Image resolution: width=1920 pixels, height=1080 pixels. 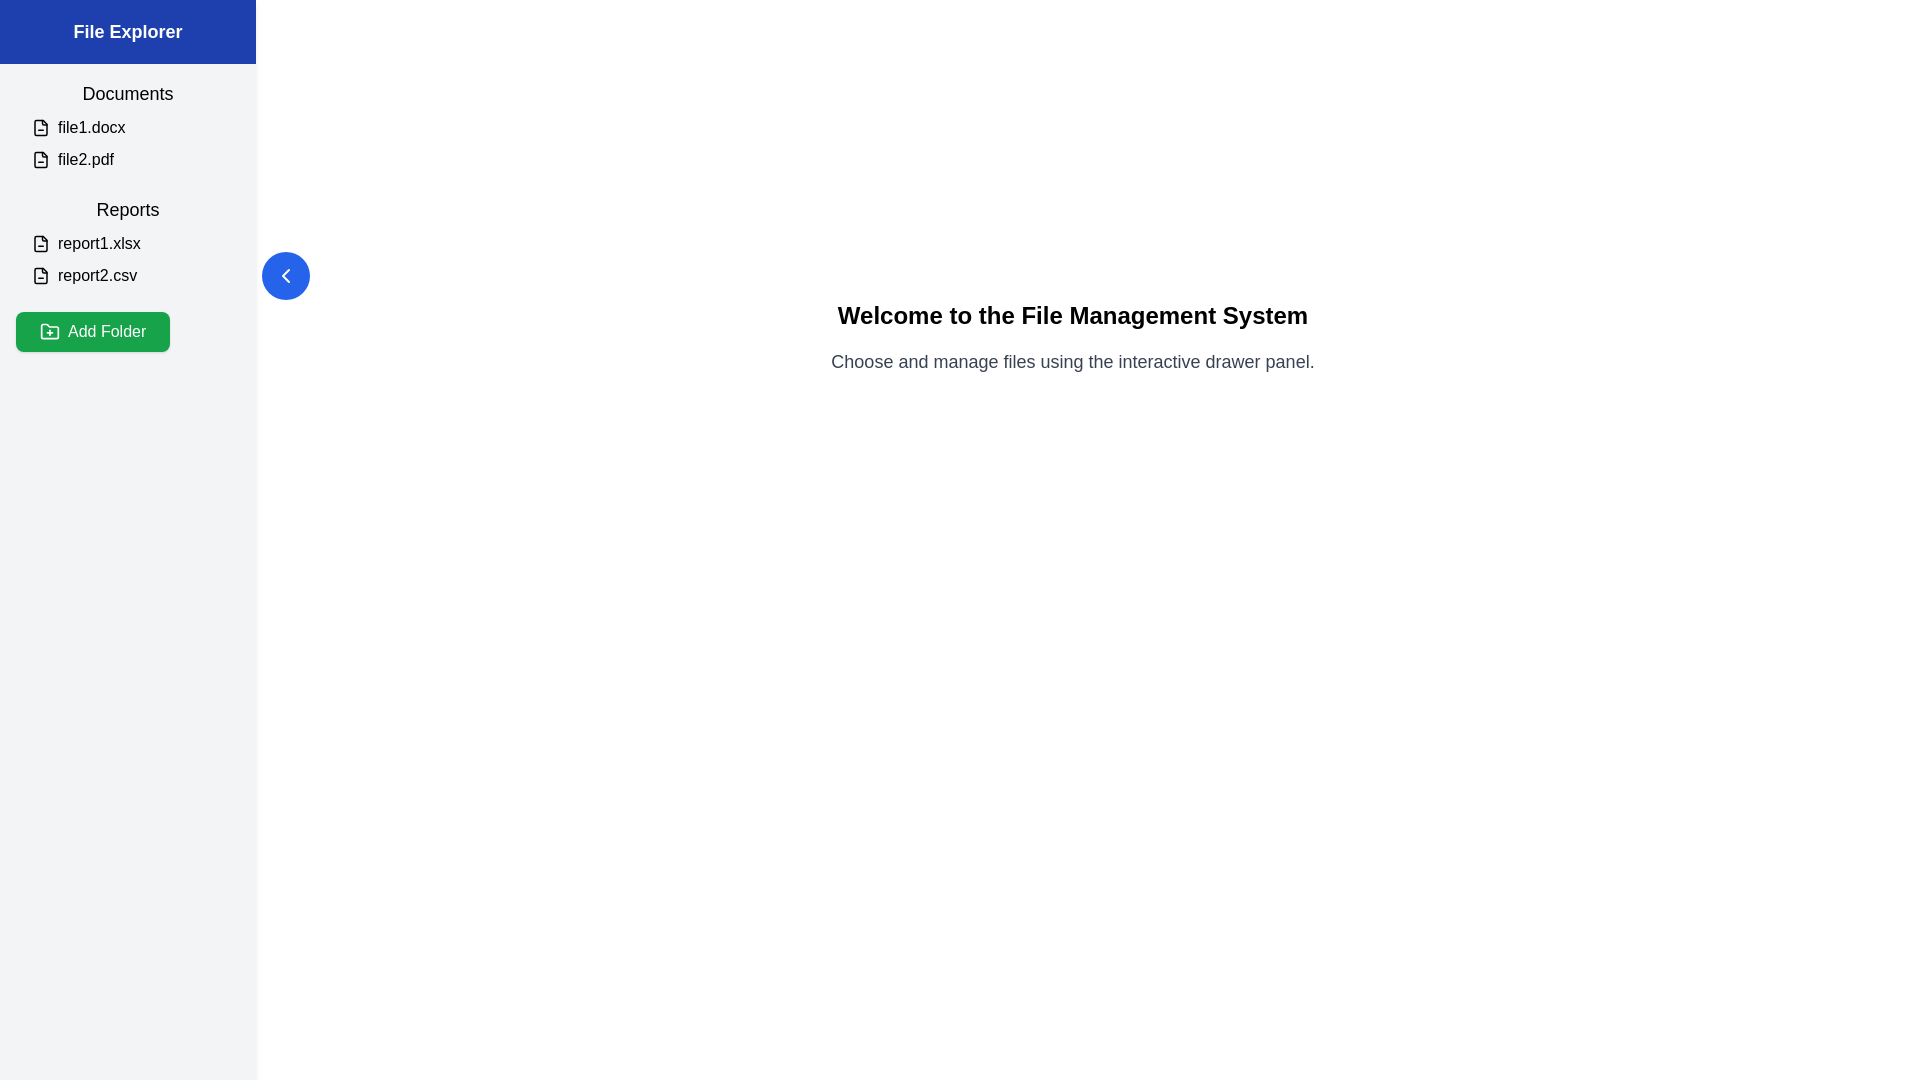 What do you see at coordinates (41, 242) in the screenshot?
I see `the file icon representing 'report1.xlsx' with a minus sign in the 'Reports' section of the 'File Explorer' panel` at bounding box center [41, 242].